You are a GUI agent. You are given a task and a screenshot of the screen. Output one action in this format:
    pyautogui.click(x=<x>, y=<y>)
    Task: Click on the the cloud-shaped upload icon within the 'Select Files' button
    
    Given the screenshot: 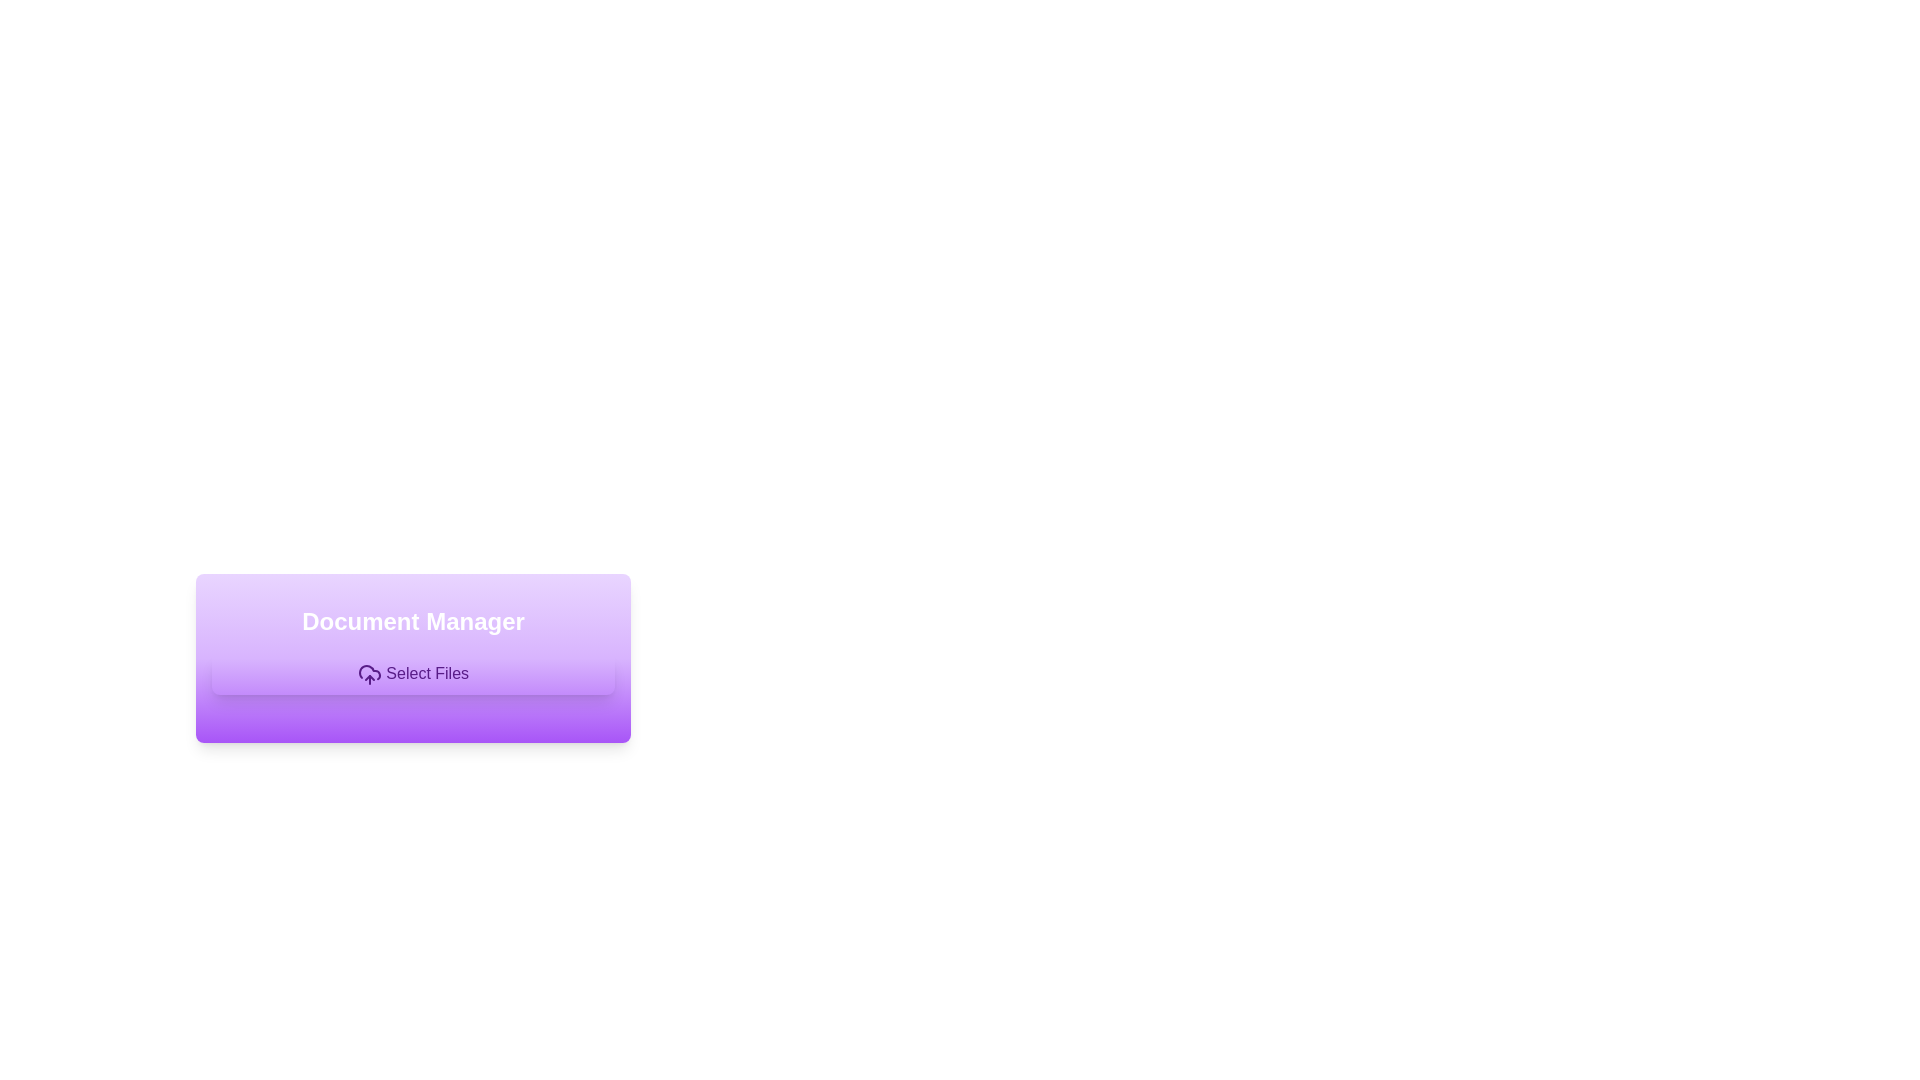 What is the action you would take?
    pyautogui.click(x=369, y=674)
    